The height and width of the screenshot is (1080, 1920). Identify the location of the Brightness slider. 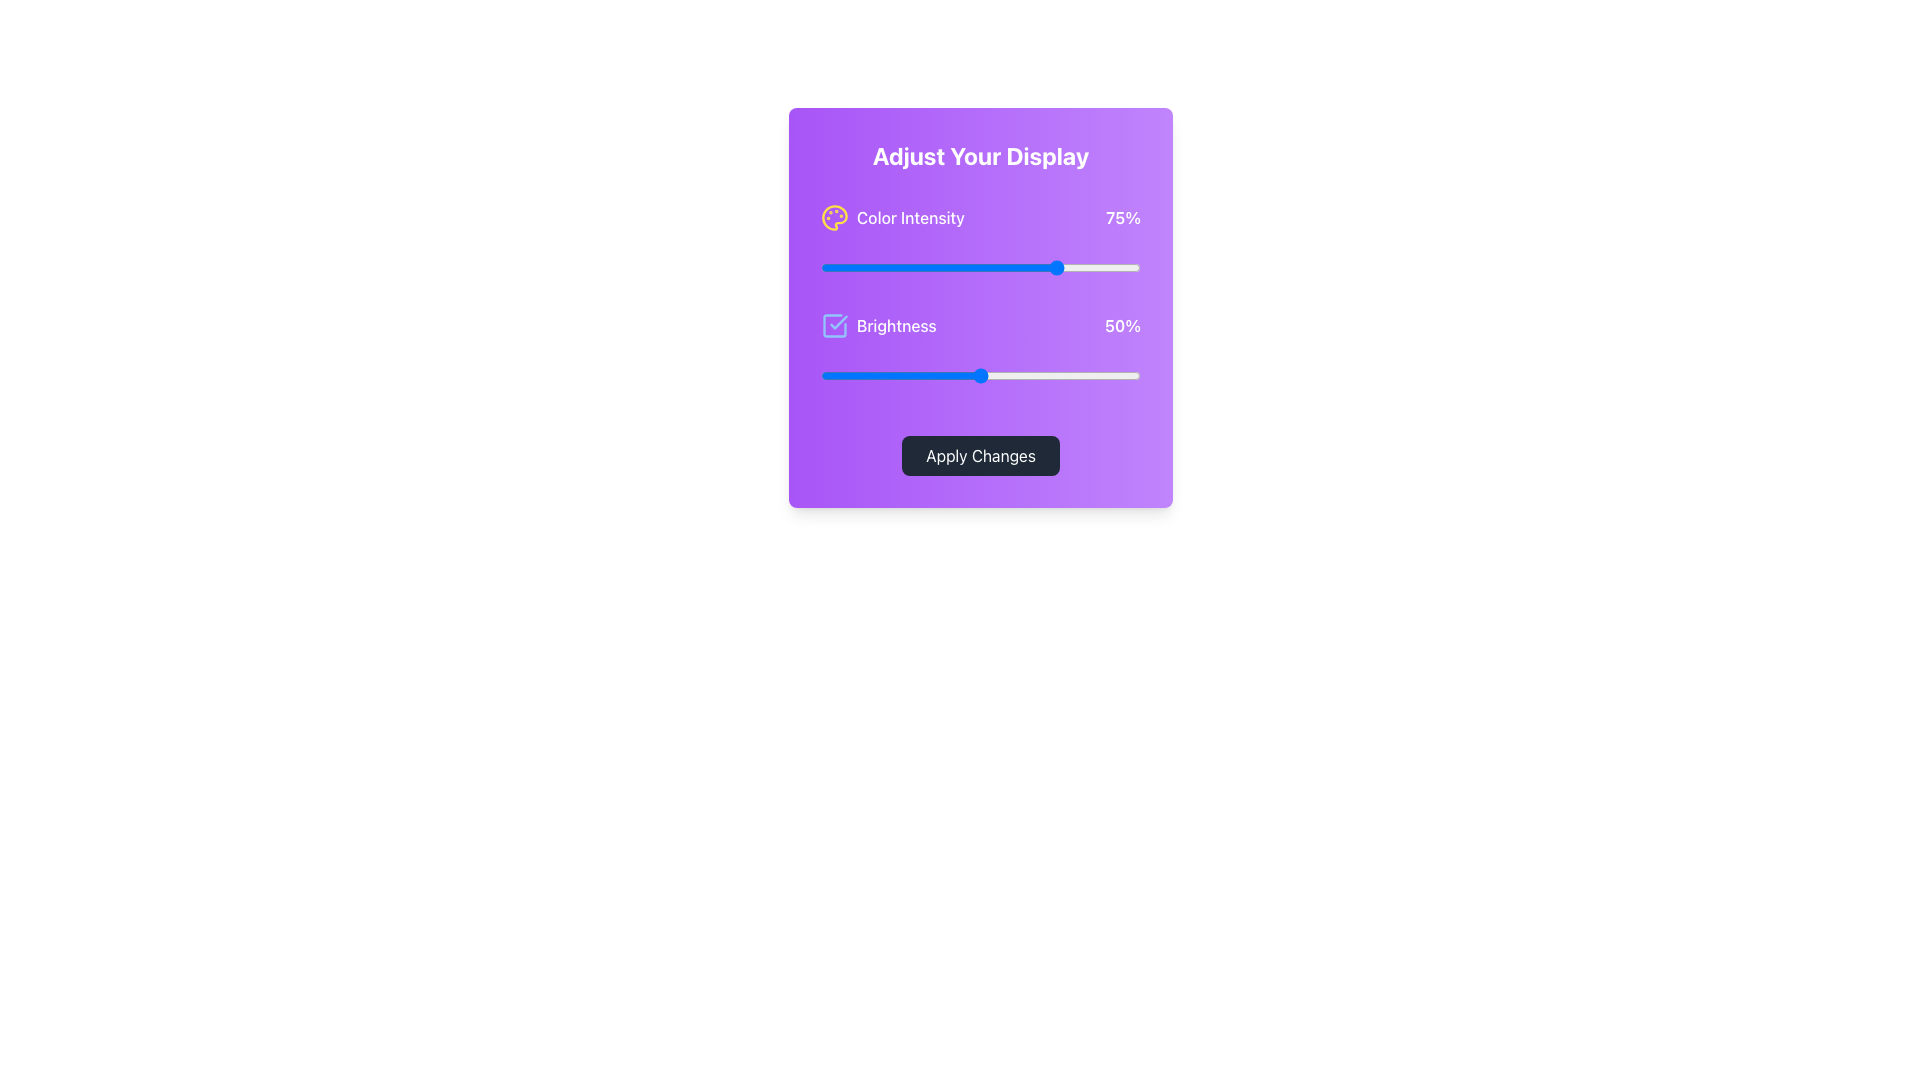
(906, 375).